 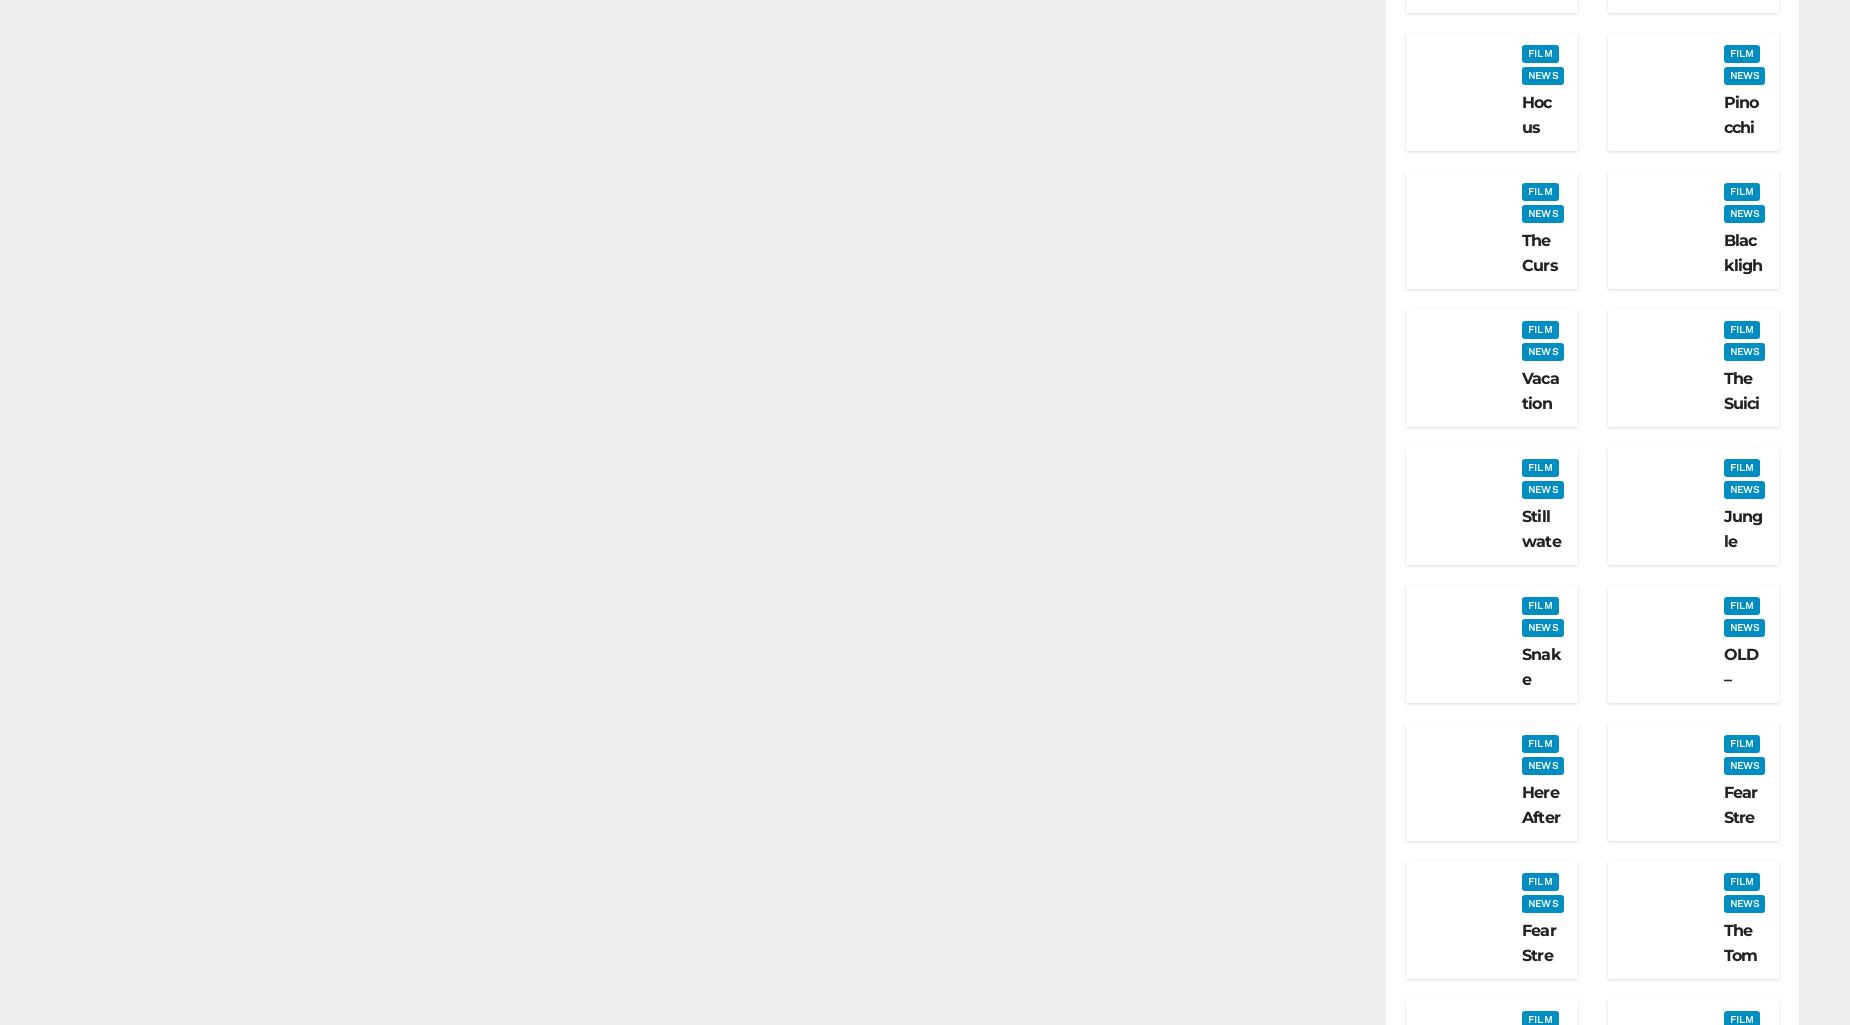 I want to click on 'Here After – Film Review', so click(x=1521, y=854).